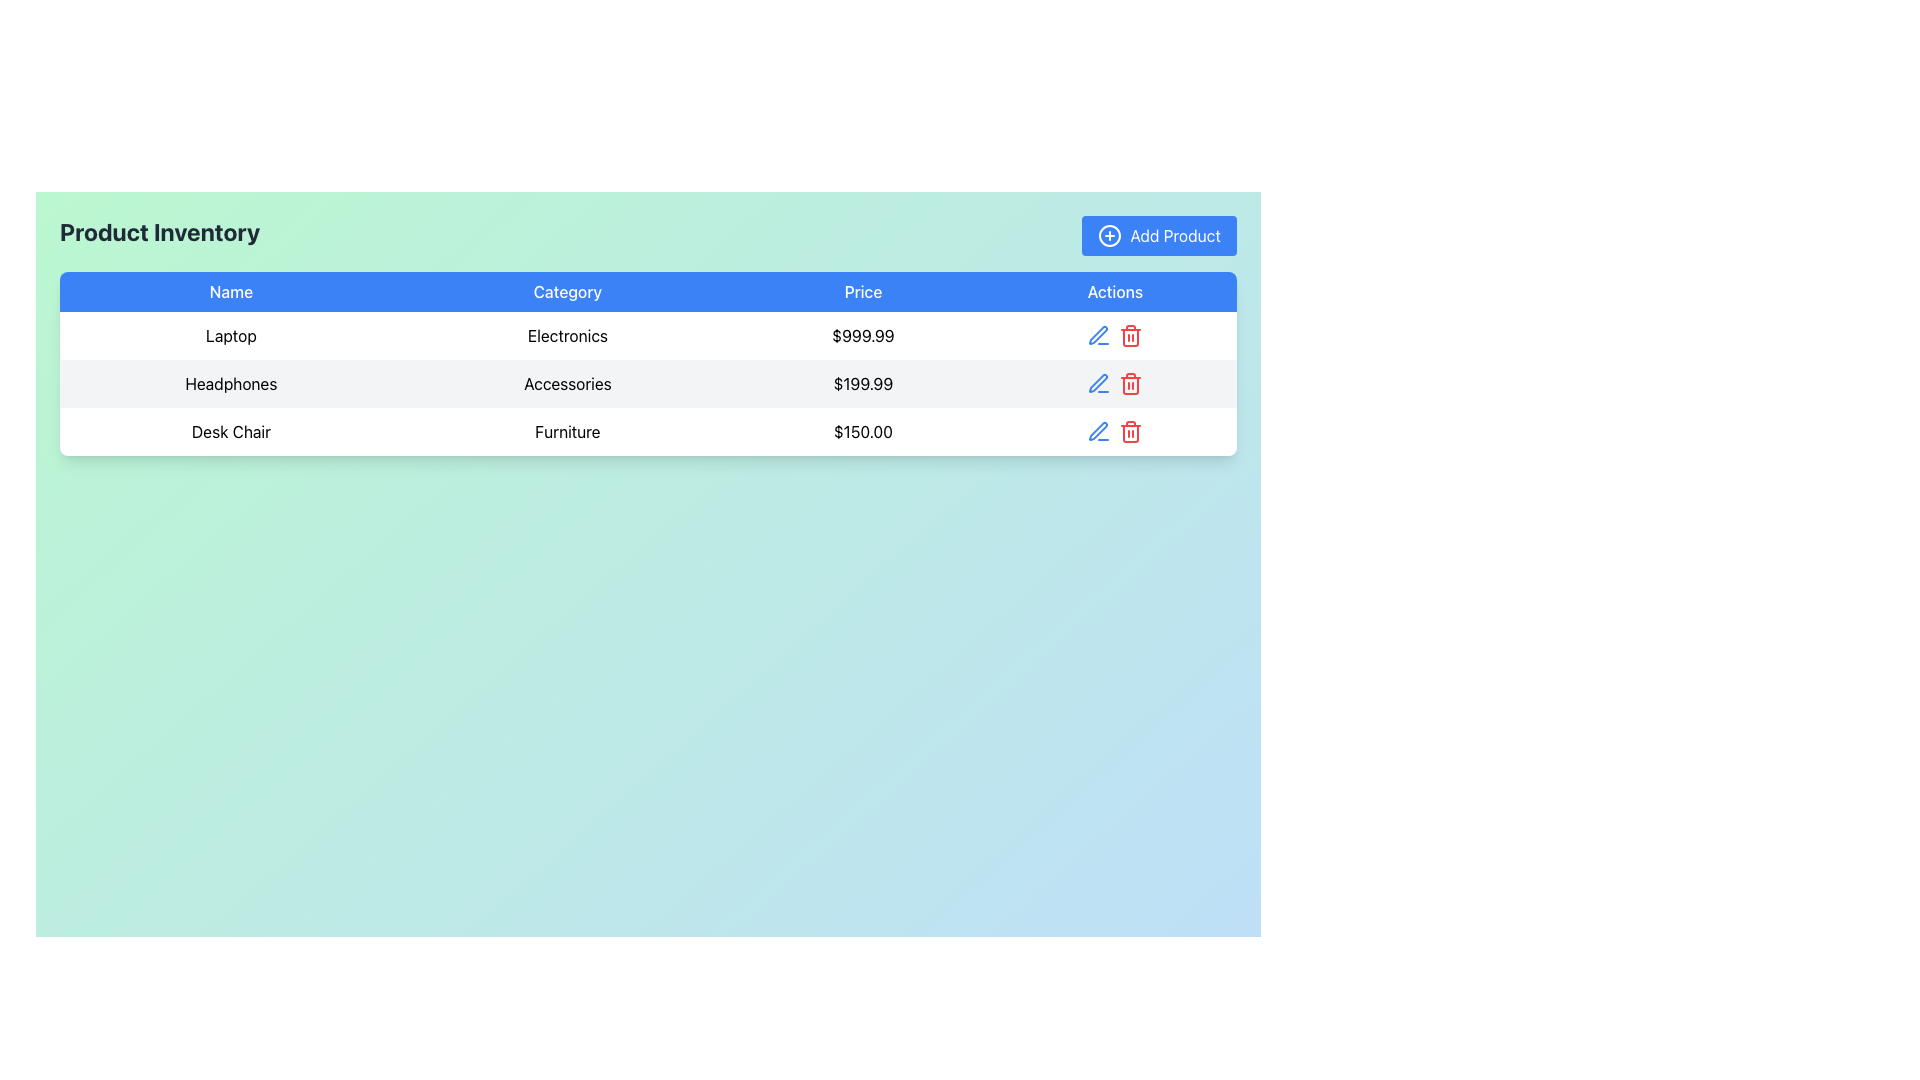 This screenshot has width=1920, height=1080. What do you see at coordinates (1097, 430) in the screenshot?
I see `the edit icon for the 'Headphones' product entry located in the 'Actions' column of the second row of the table` at bounding box center [1097, 430].